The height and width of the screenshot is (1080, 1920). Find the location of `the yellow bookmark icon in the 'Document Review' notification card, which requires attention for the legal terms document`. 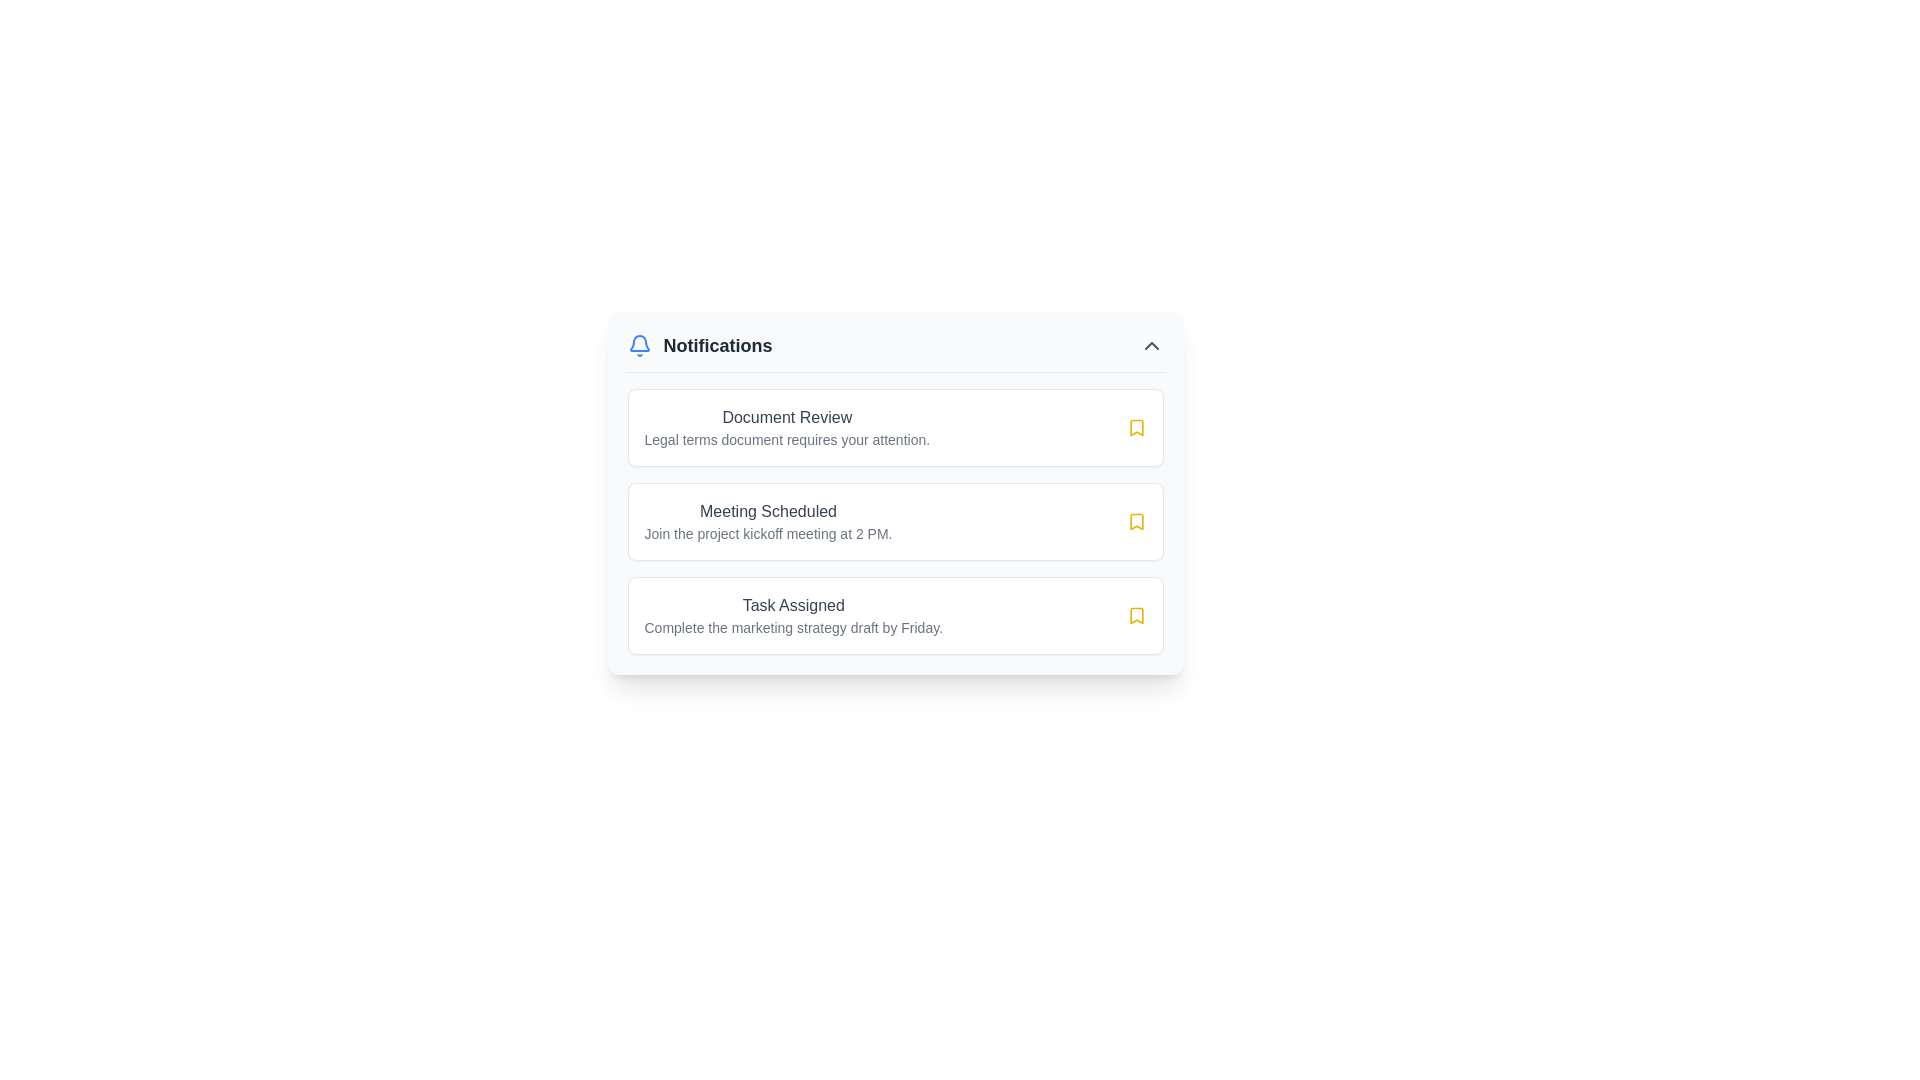

the yellow bookmark icon in the 'Document Review' notification card, which requires attention for the legal terms document is located at coordinates (1136, 427).